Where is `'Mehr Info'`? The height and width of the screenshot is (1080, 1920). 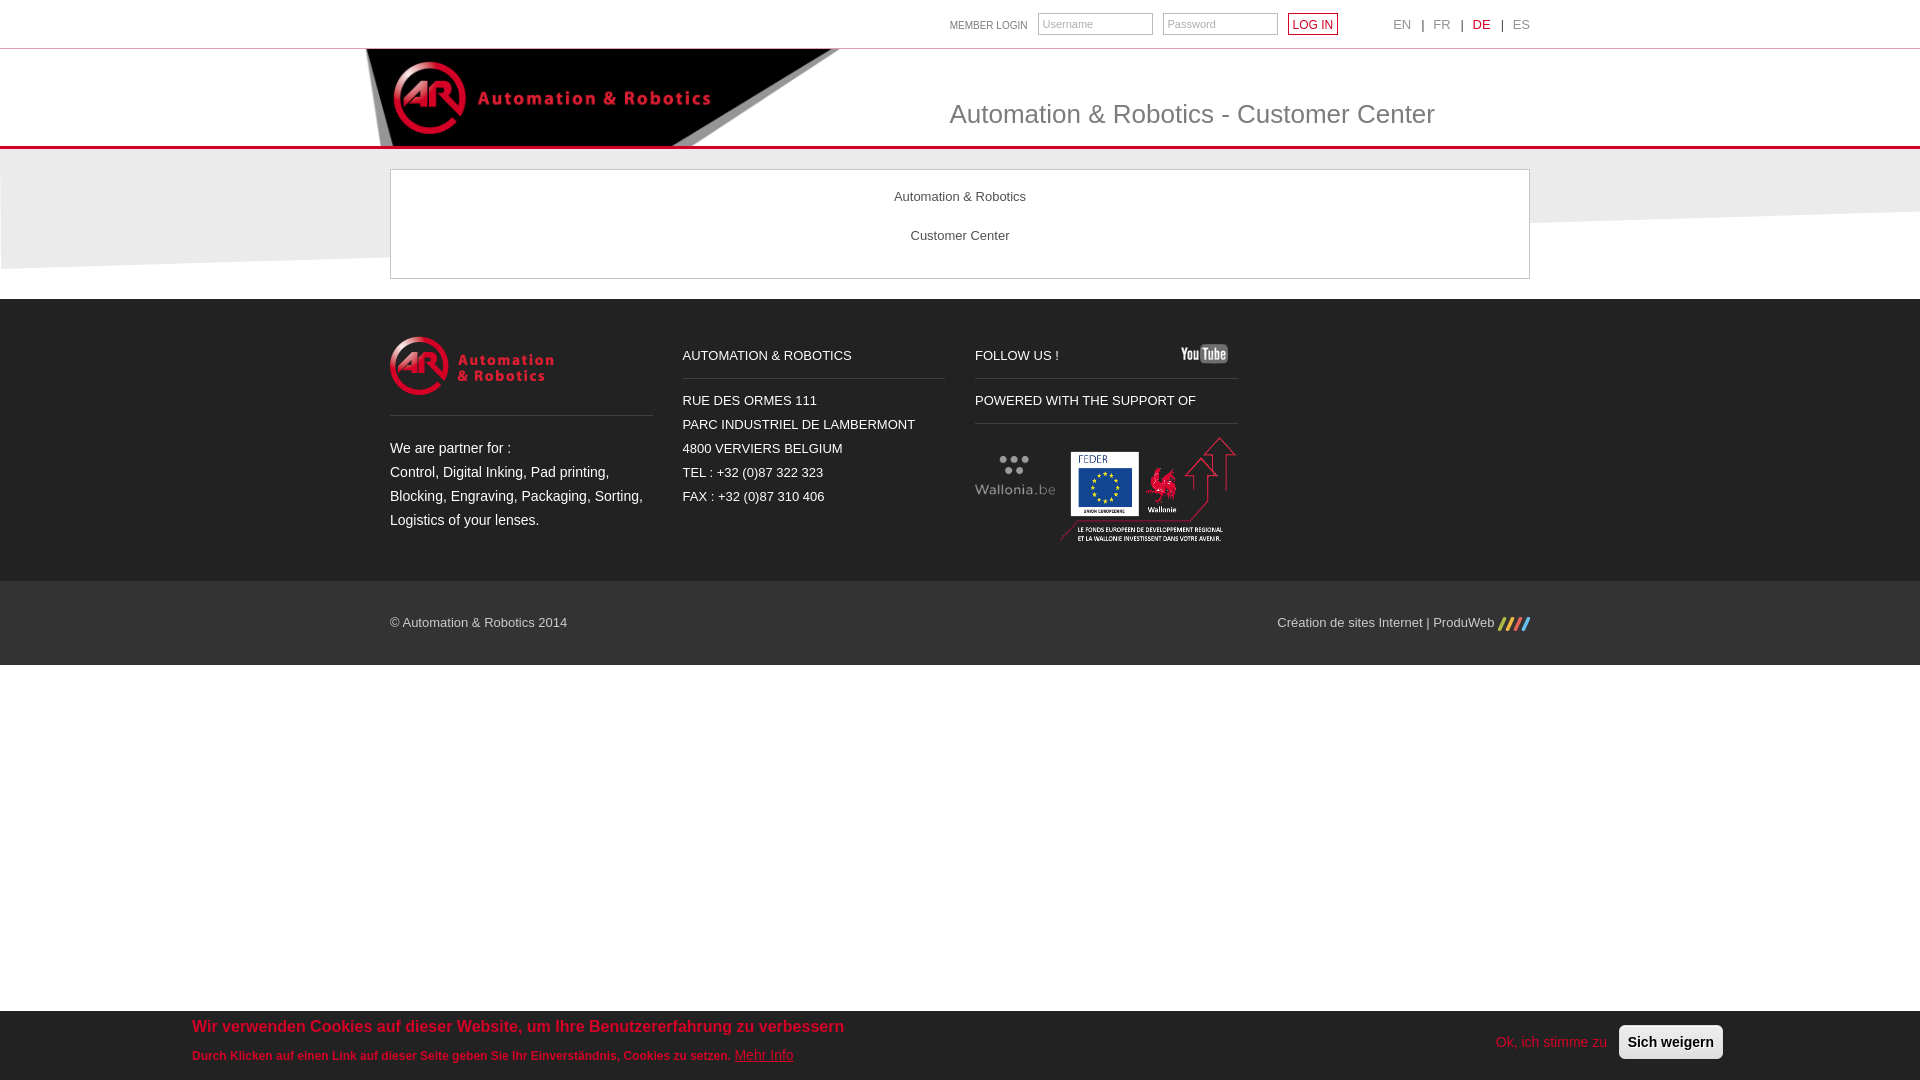 'Mehr Info' is located at coordinates (762, 1054).